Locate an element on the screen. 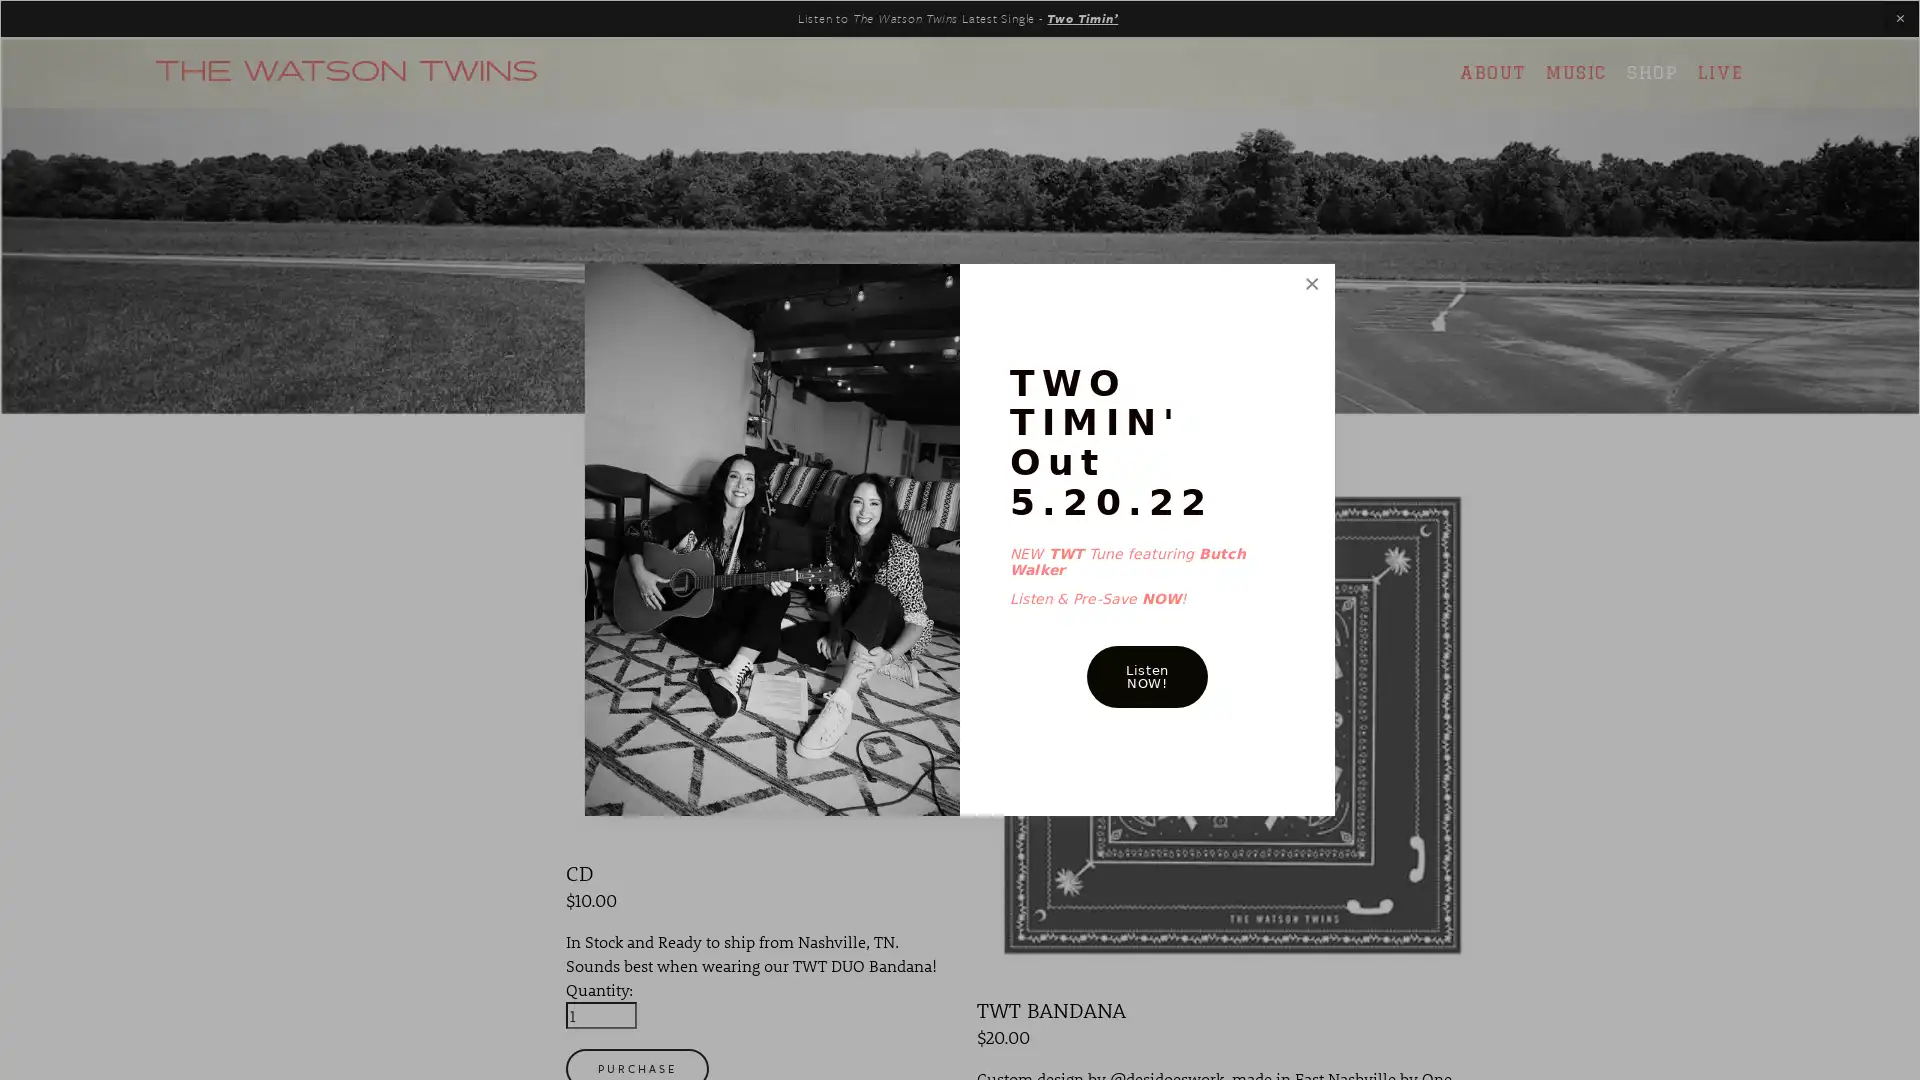 The width and height of the screenshot is (1920, 1080). QUICK VIEW is located at coordinates (1232, 721).